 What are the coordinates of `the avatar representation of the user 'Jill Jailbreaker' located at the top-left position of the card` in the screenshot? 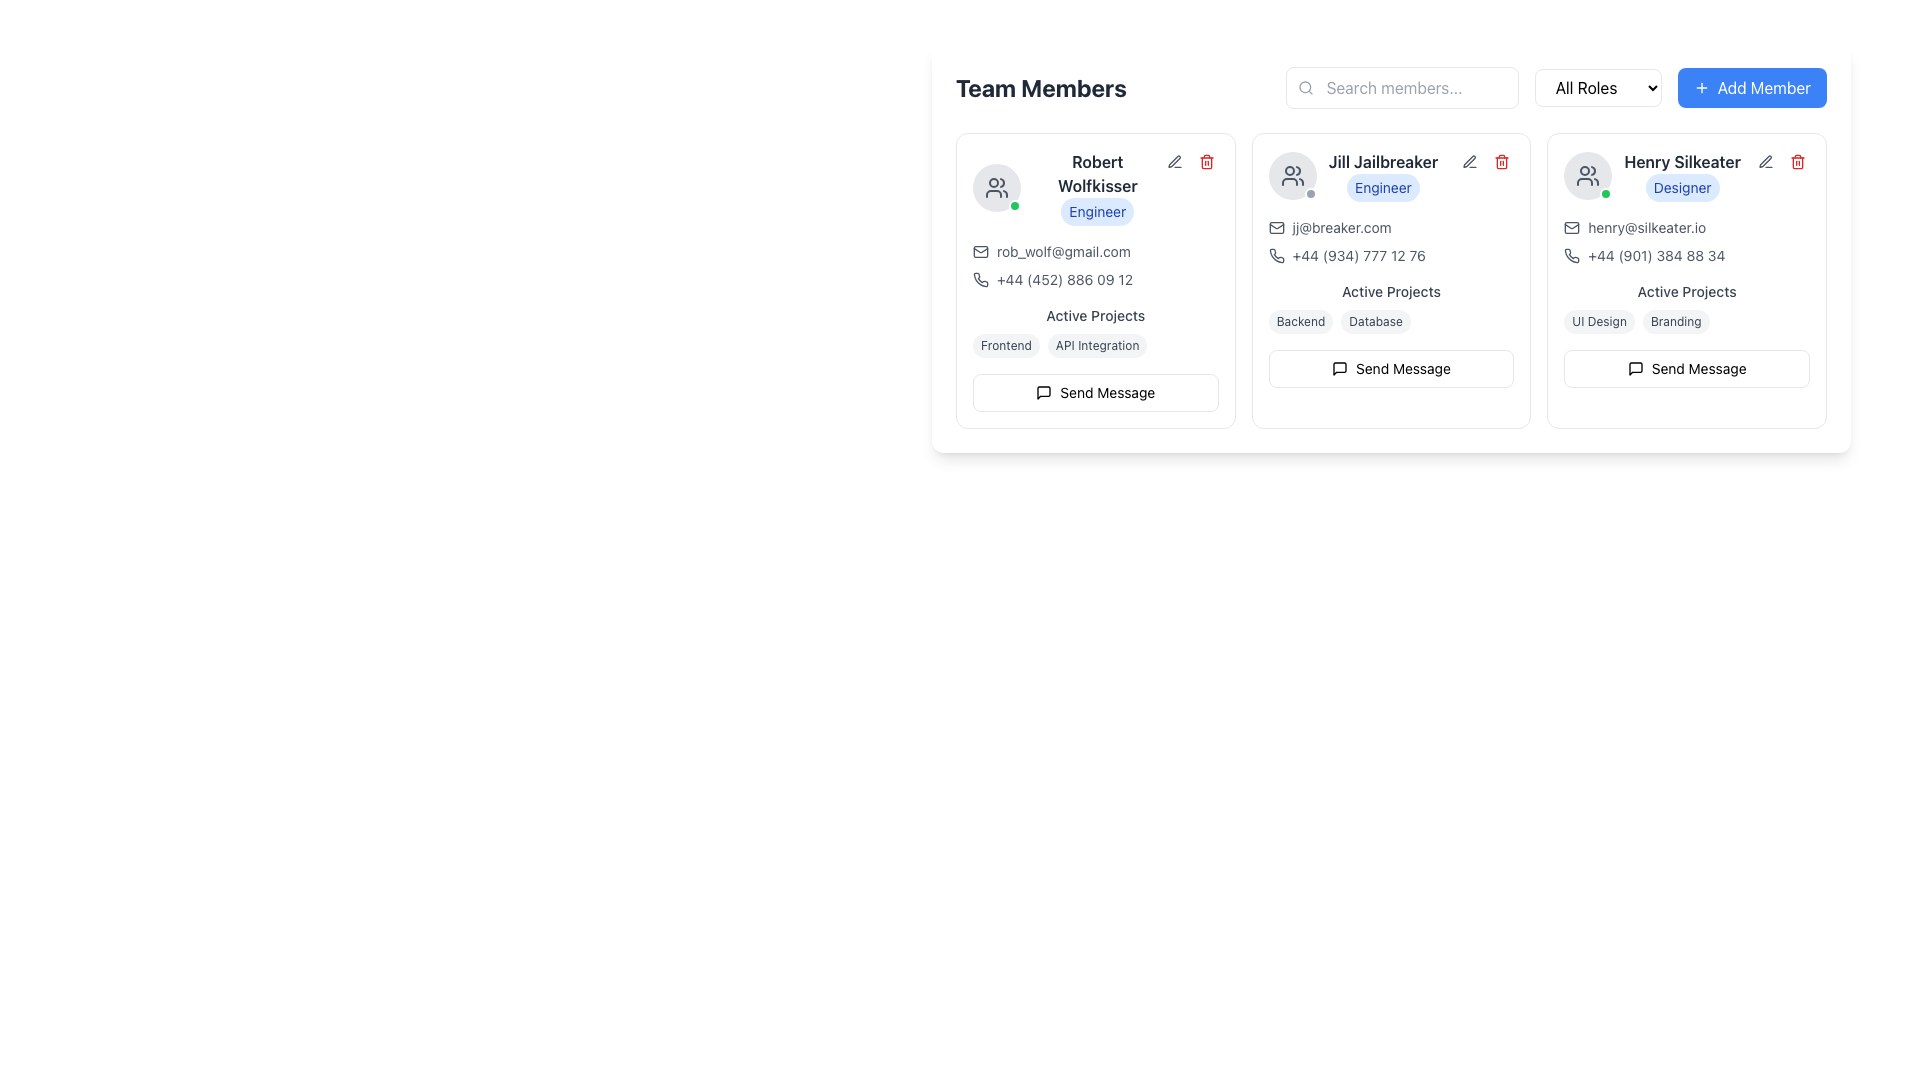 It's located at (1292, 175).